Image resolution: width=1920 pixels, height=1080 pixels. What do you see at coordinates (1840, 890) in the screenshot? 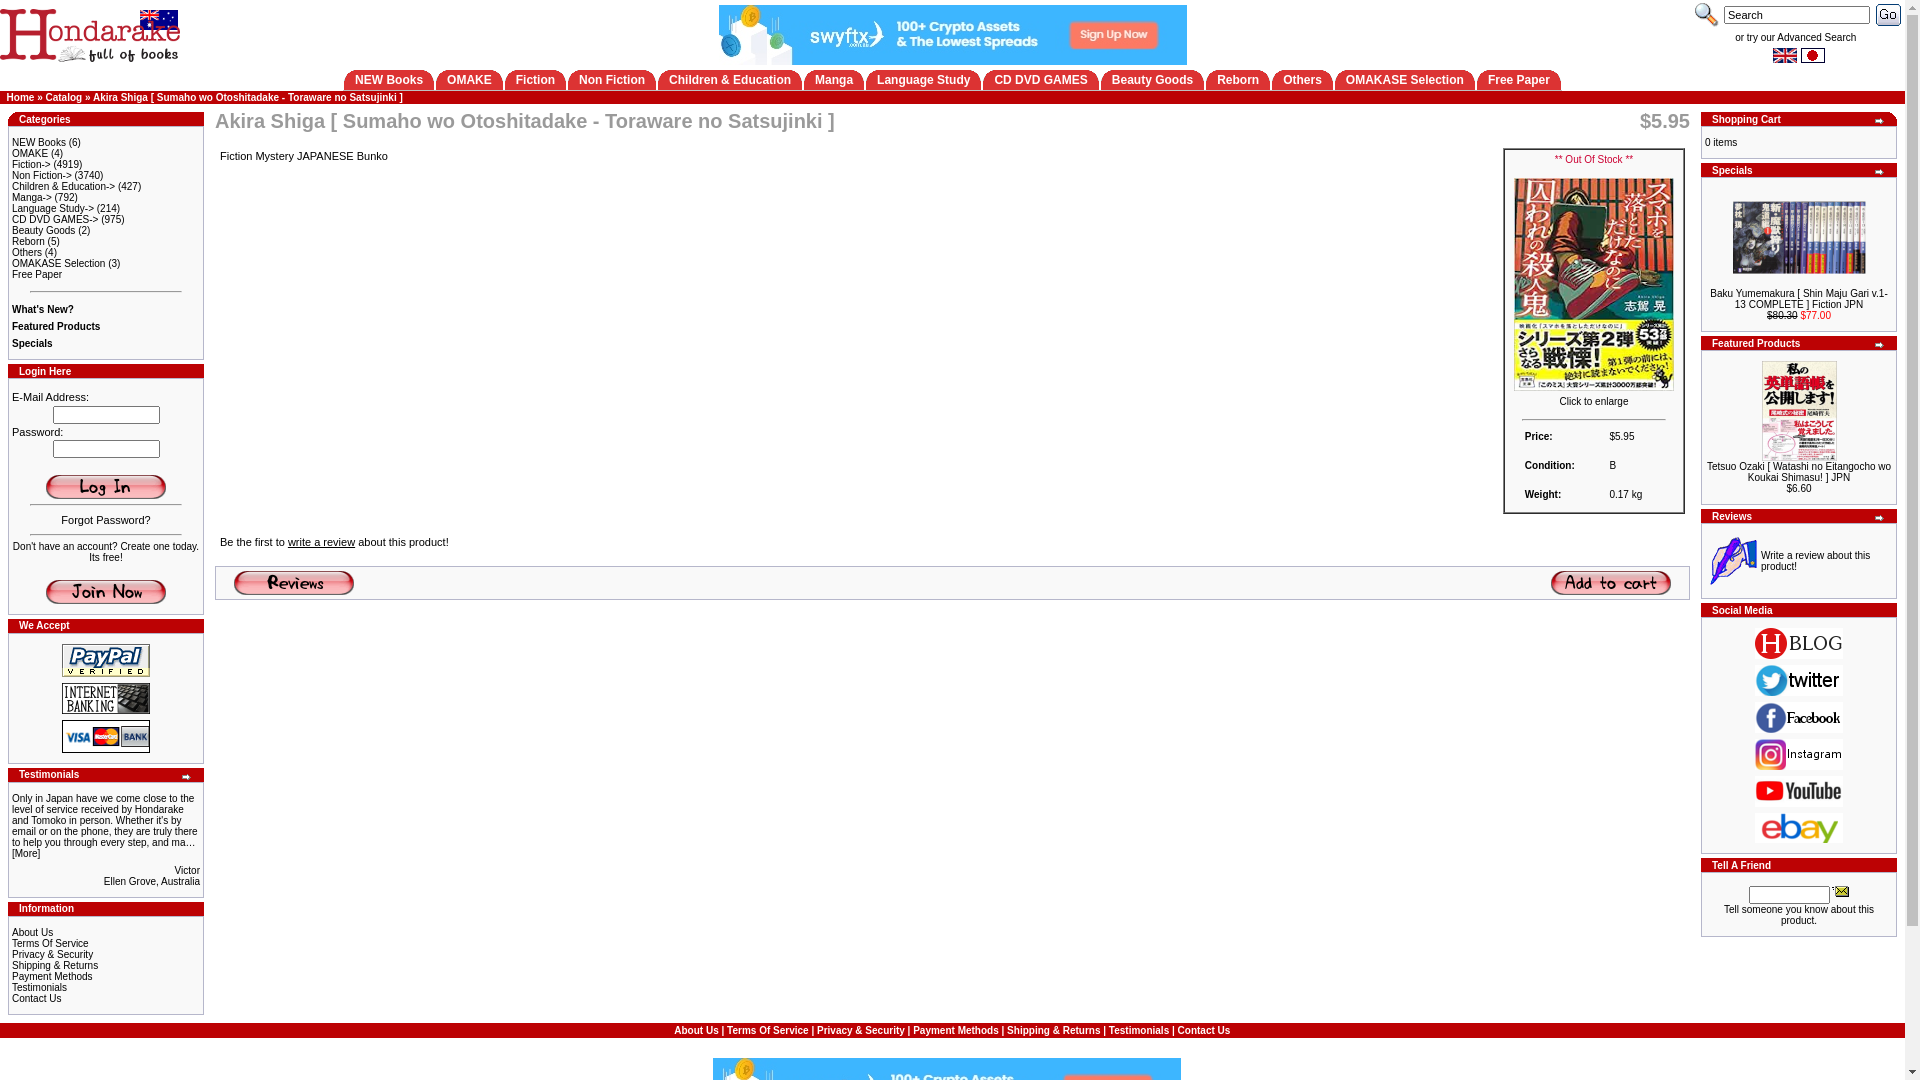
I see `' Tell A Friend '` at bounding box center [1840, 890].